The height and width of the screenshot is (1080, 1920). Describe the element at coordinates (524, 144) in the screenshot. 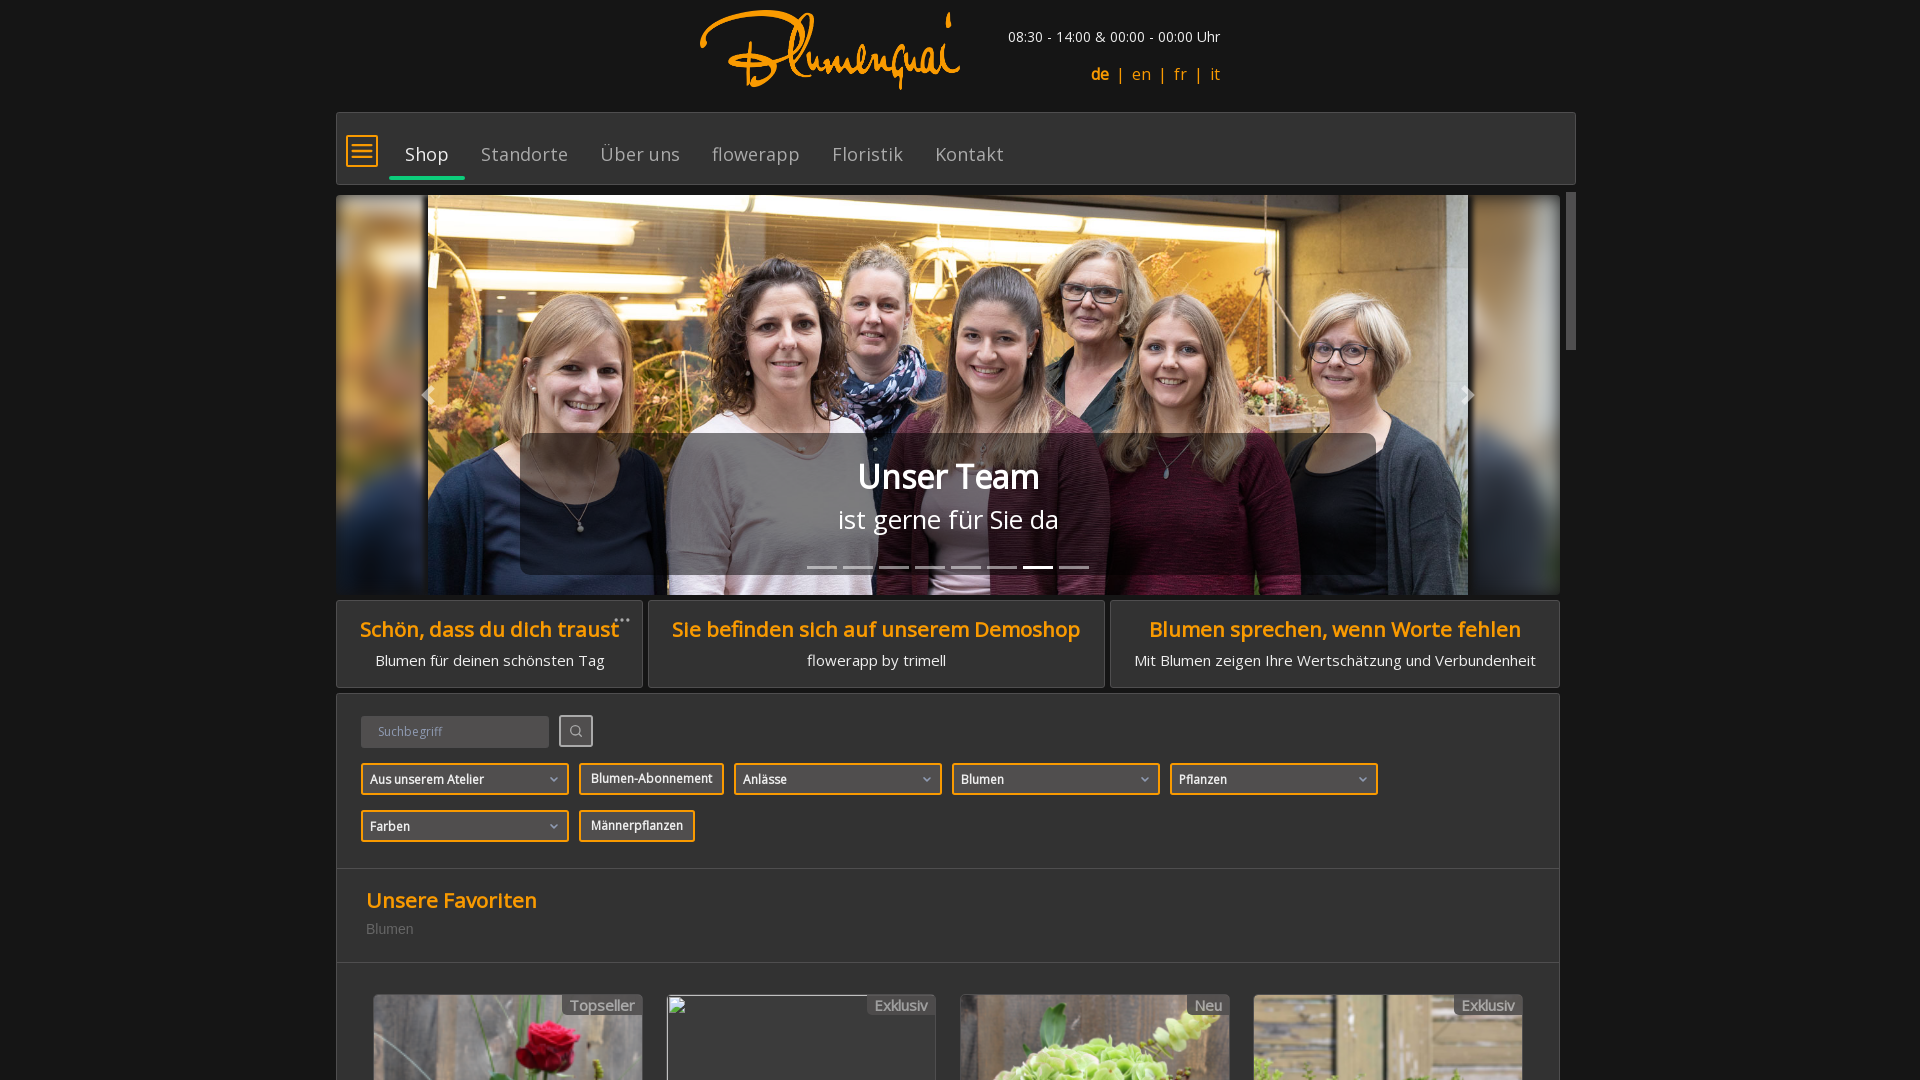

I see `'Standorte'` at that location.